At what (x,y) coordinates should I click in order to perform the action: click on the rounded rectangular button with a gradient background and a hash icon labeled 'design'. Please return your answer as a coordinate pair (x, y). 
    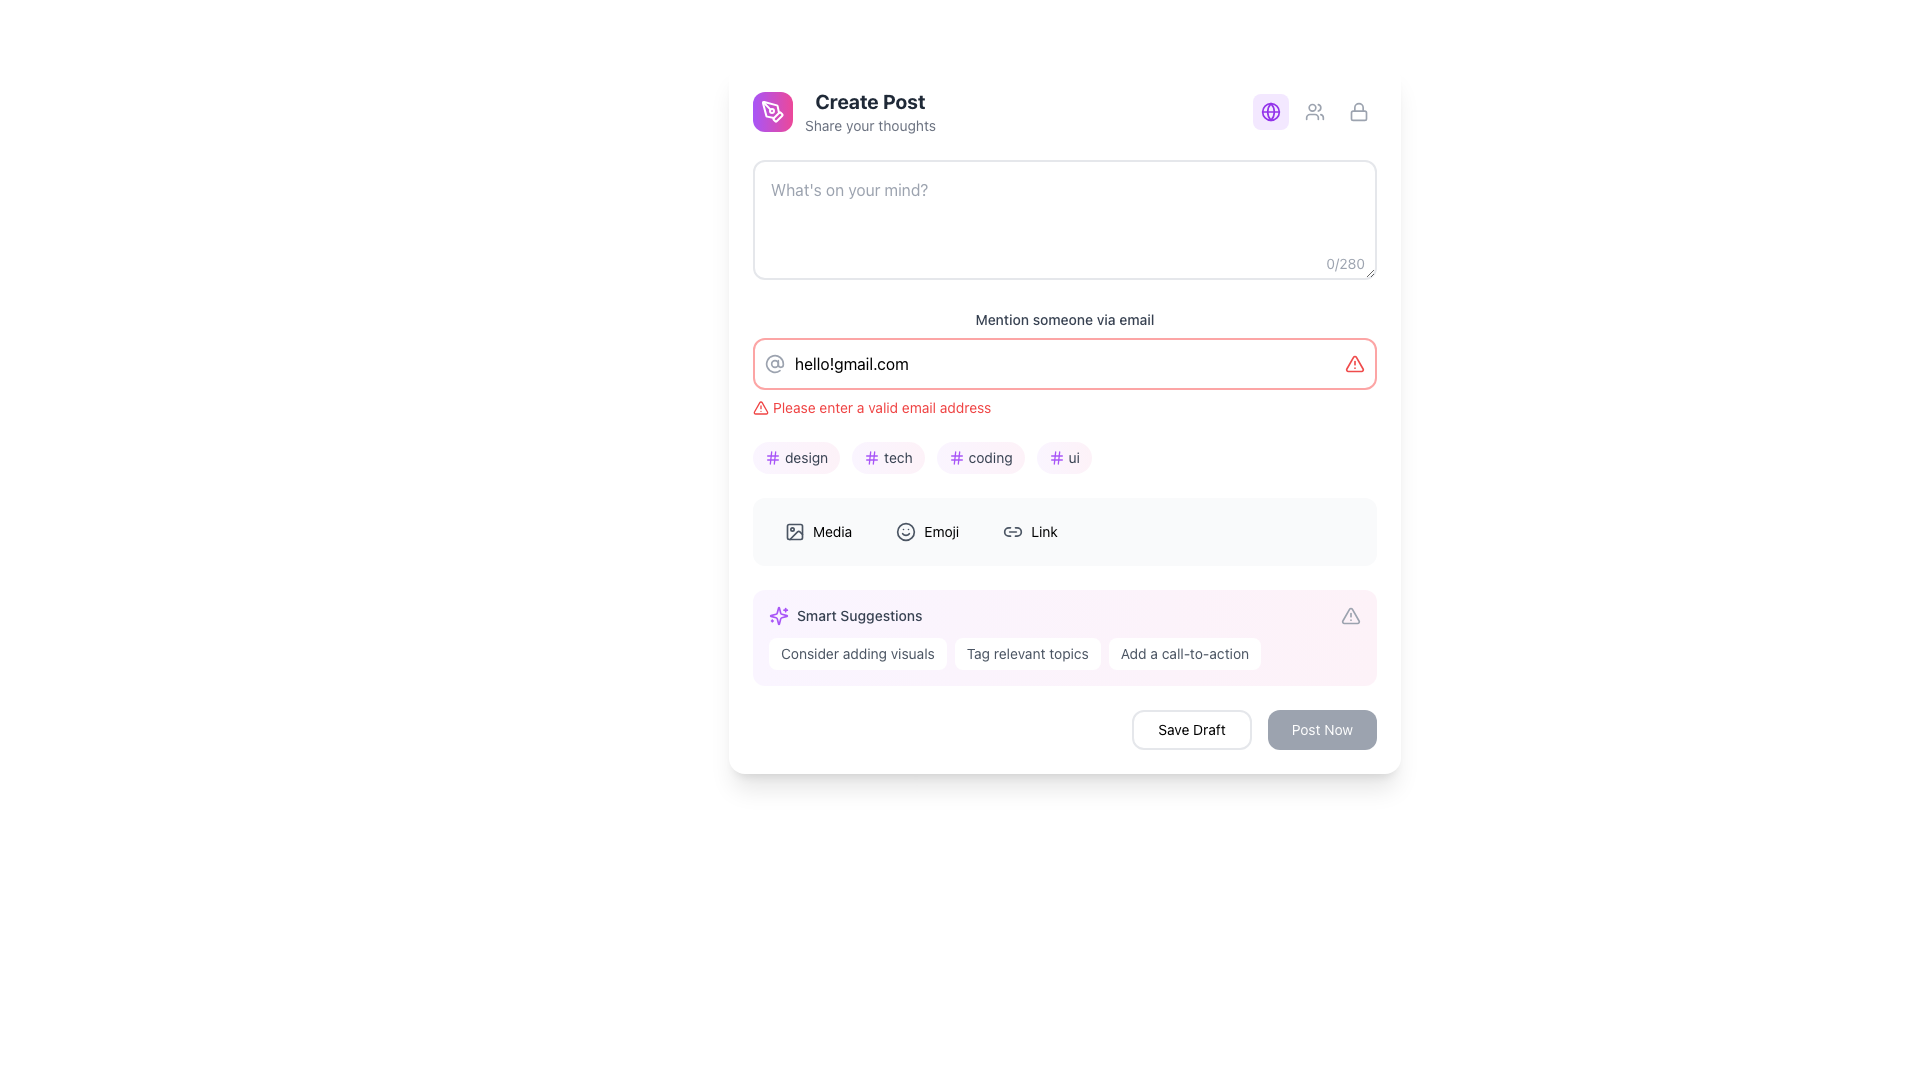
    Looking at the image, I should click on (795, 458).